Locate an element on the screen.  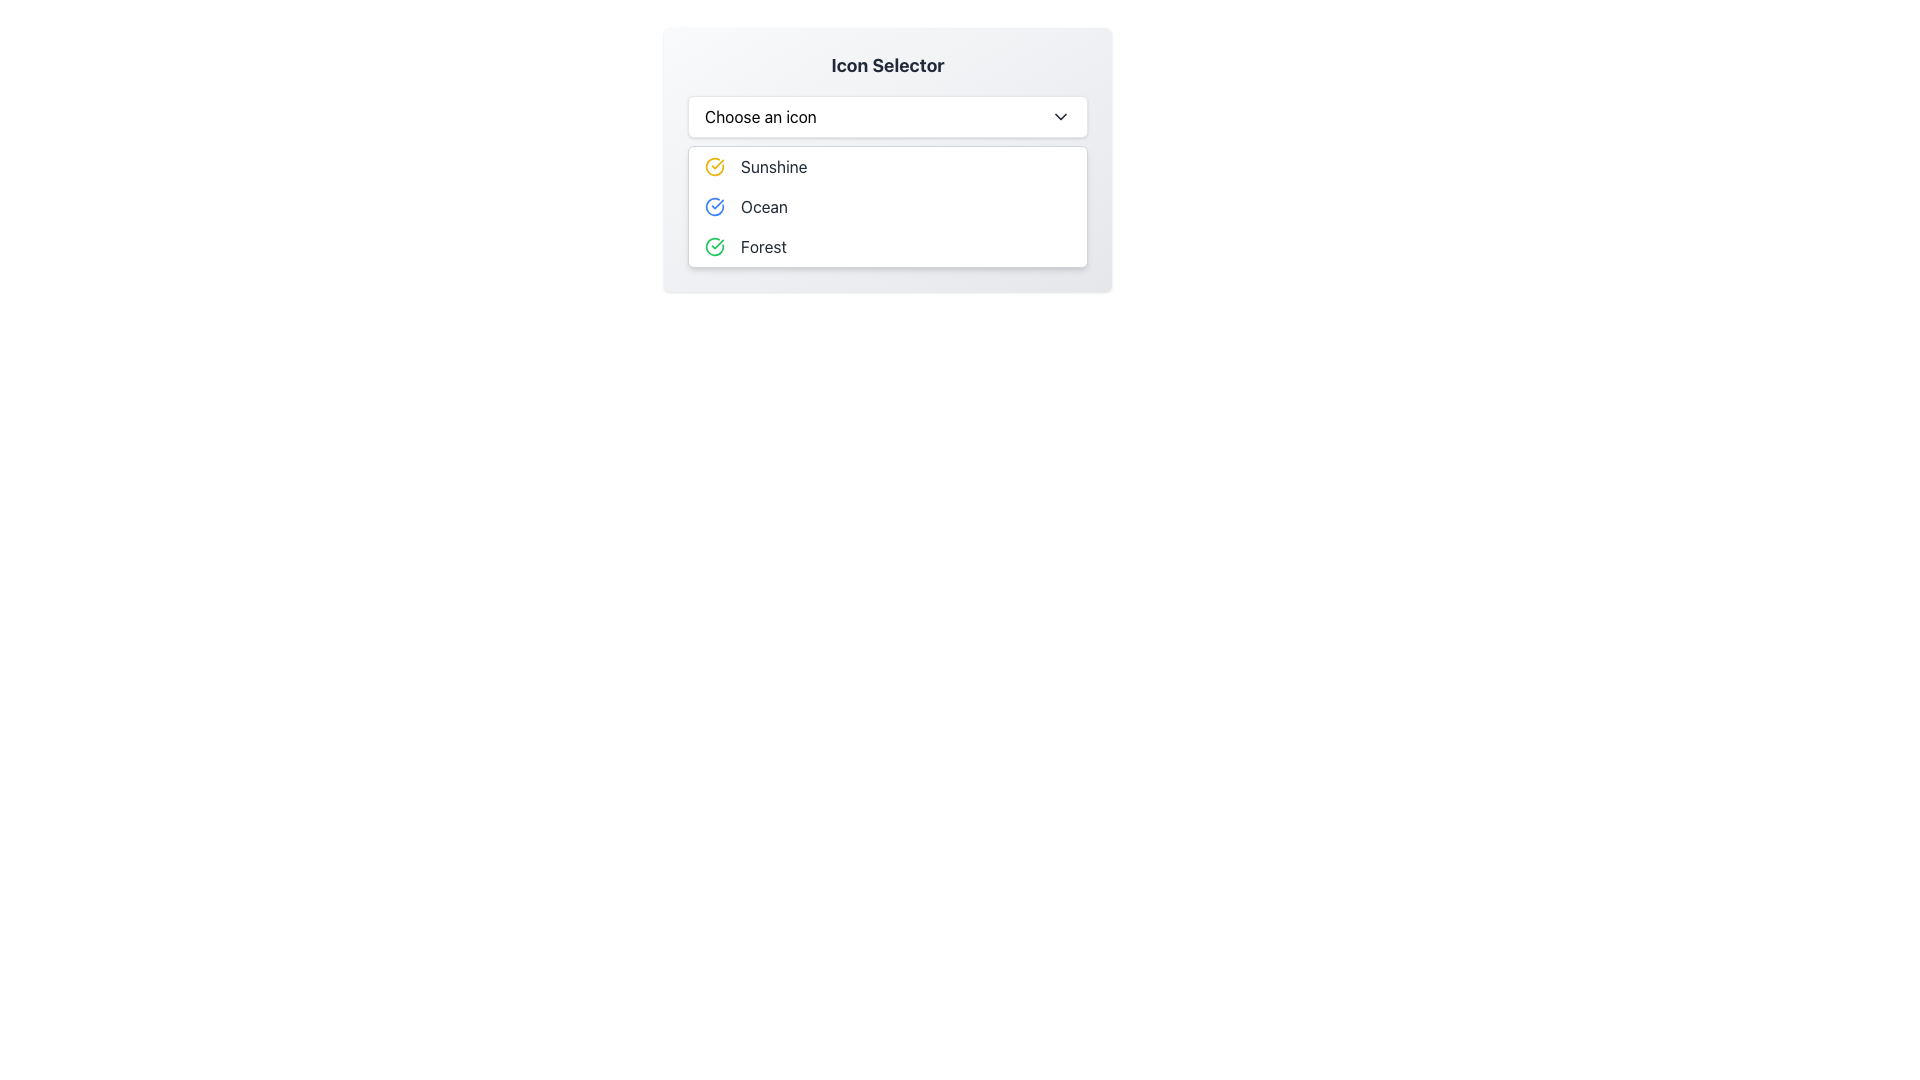
the circular blue outlined icon with a checkmark inside, which represents the selected state for the 'Ocean' option under 'Choose an icon' is located at coordinates (715, 207).